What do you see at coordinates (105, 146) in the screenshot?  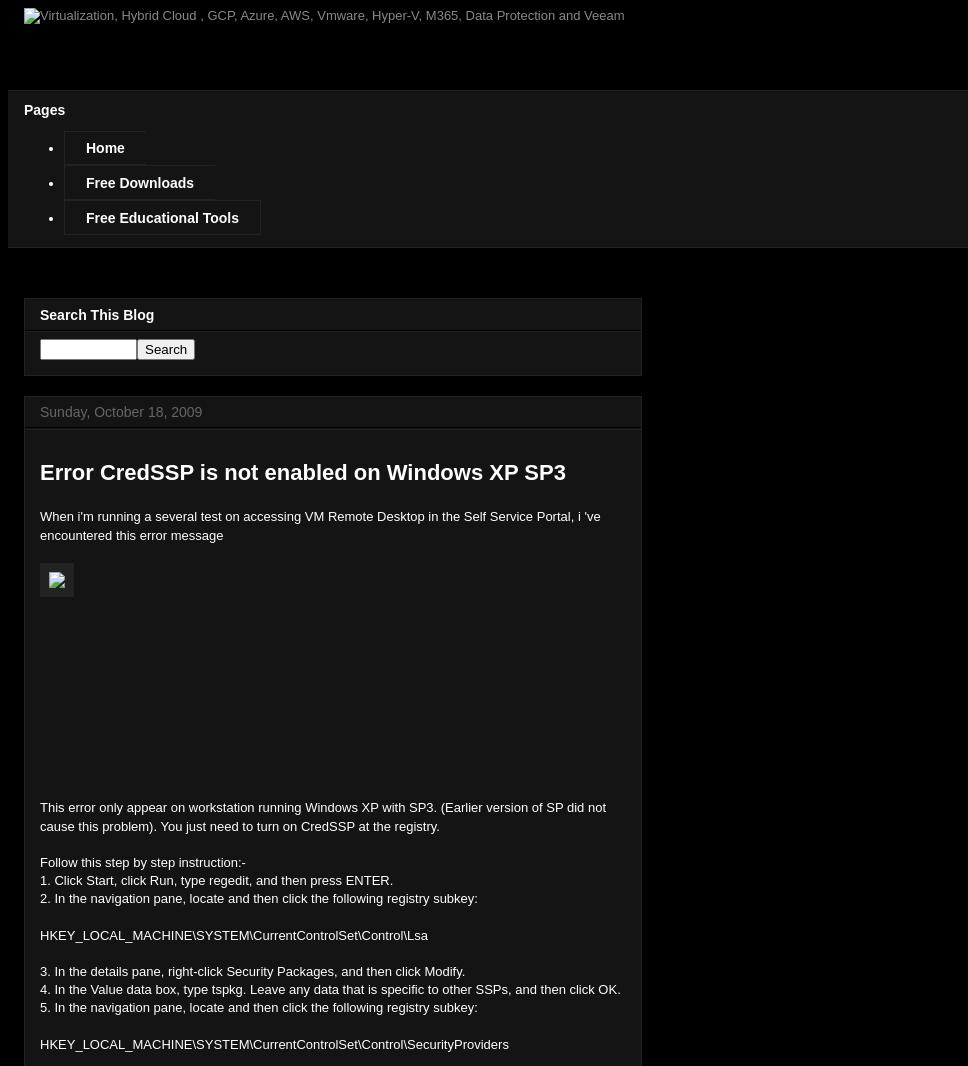 I see `'Home'` at bounding box center [105, 146].